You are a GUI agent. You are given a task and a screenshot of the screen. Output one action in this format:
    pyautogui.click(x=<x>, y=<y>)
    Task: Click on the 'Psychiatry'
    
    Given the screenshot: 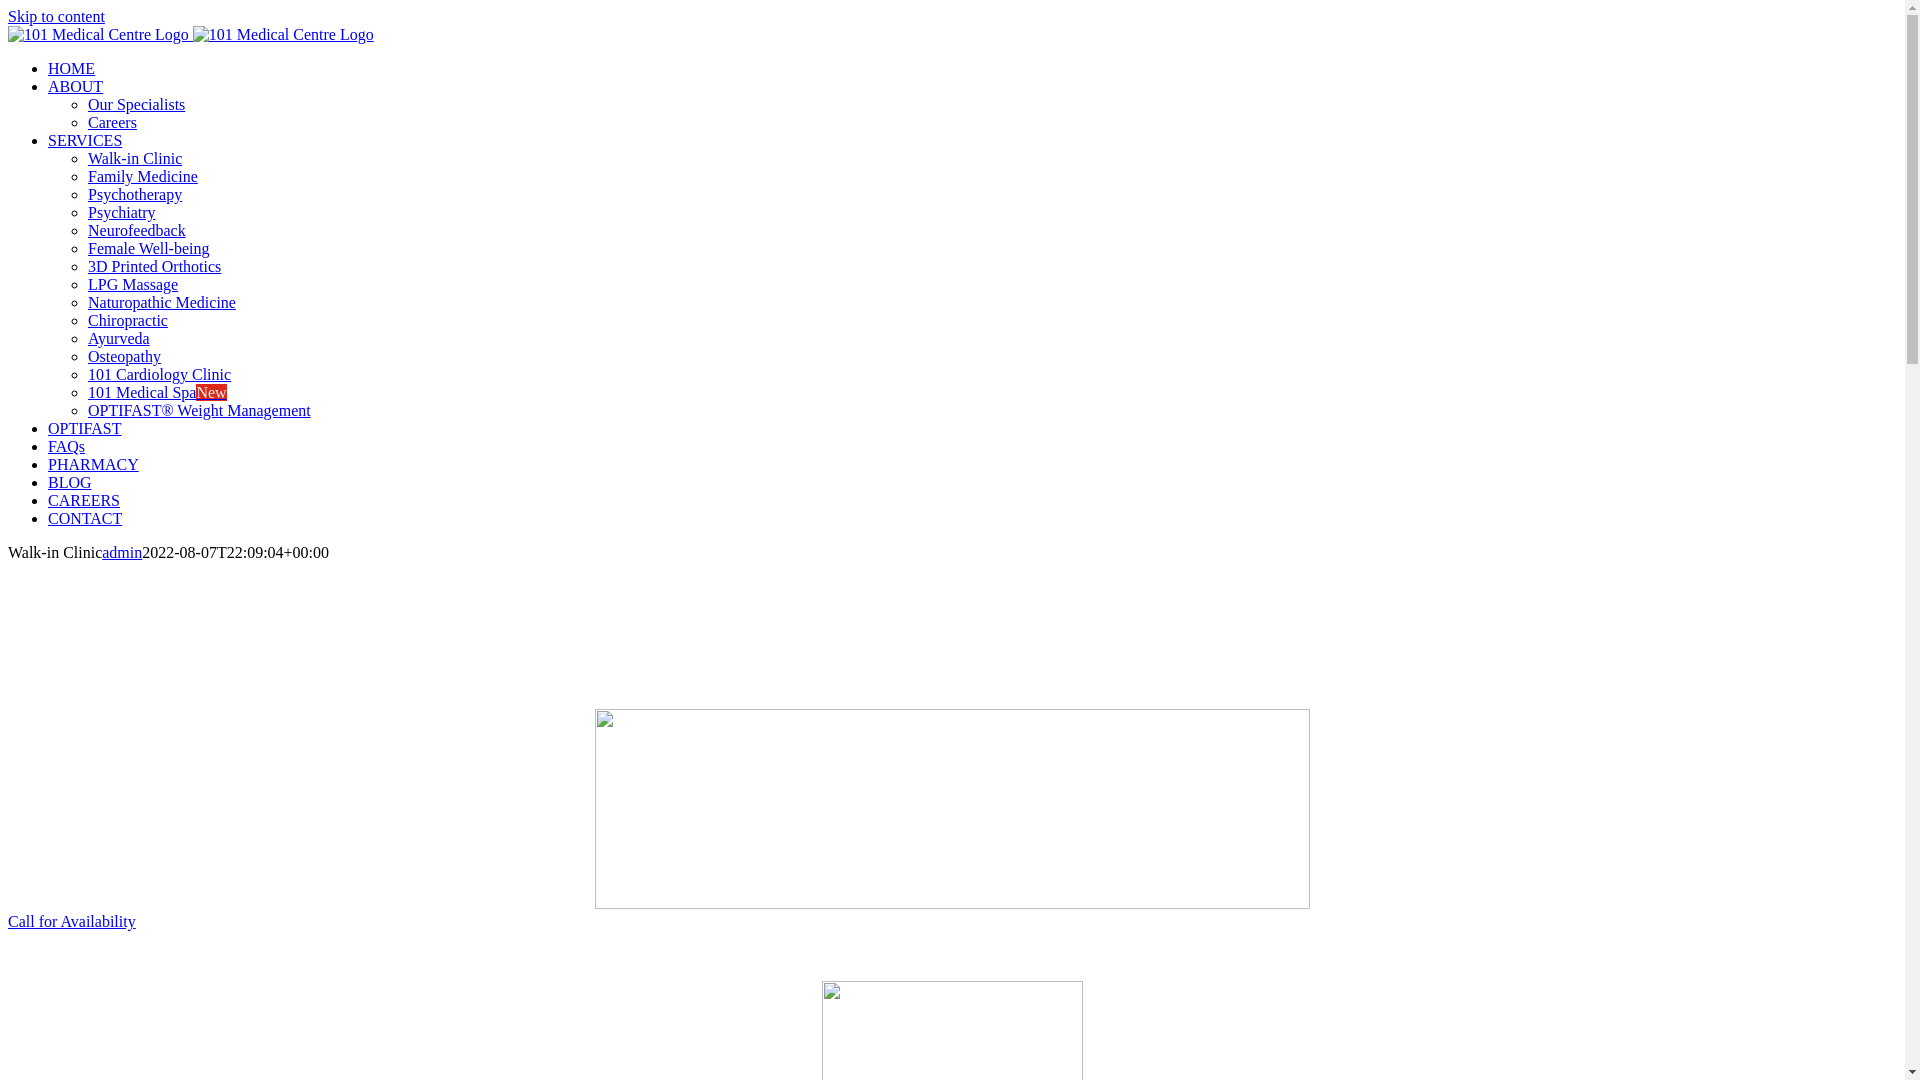 What is the action you would take?
    pyautogui.click(x=120, y=212)
    